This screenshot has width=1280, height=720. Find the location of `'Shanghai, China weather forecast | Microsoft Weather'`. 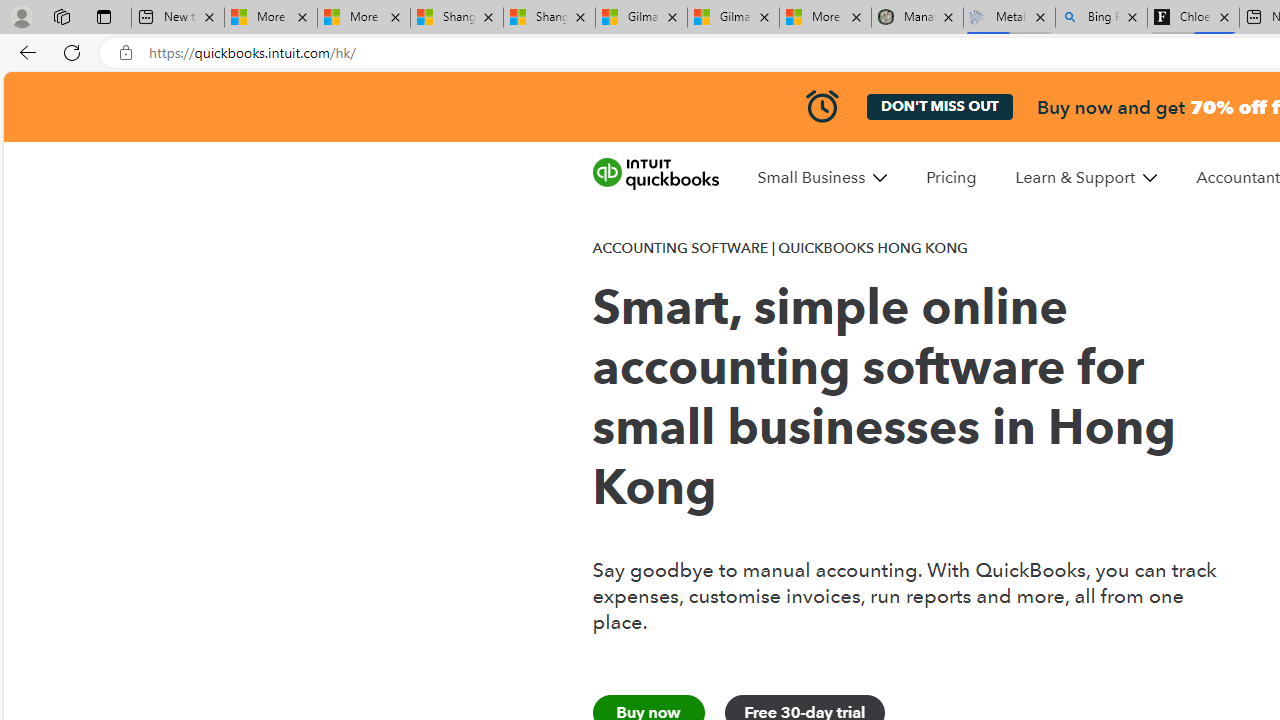

'Shanghai, China weather forecast | Microsoft Weather' is located at coordinates (549, 17).